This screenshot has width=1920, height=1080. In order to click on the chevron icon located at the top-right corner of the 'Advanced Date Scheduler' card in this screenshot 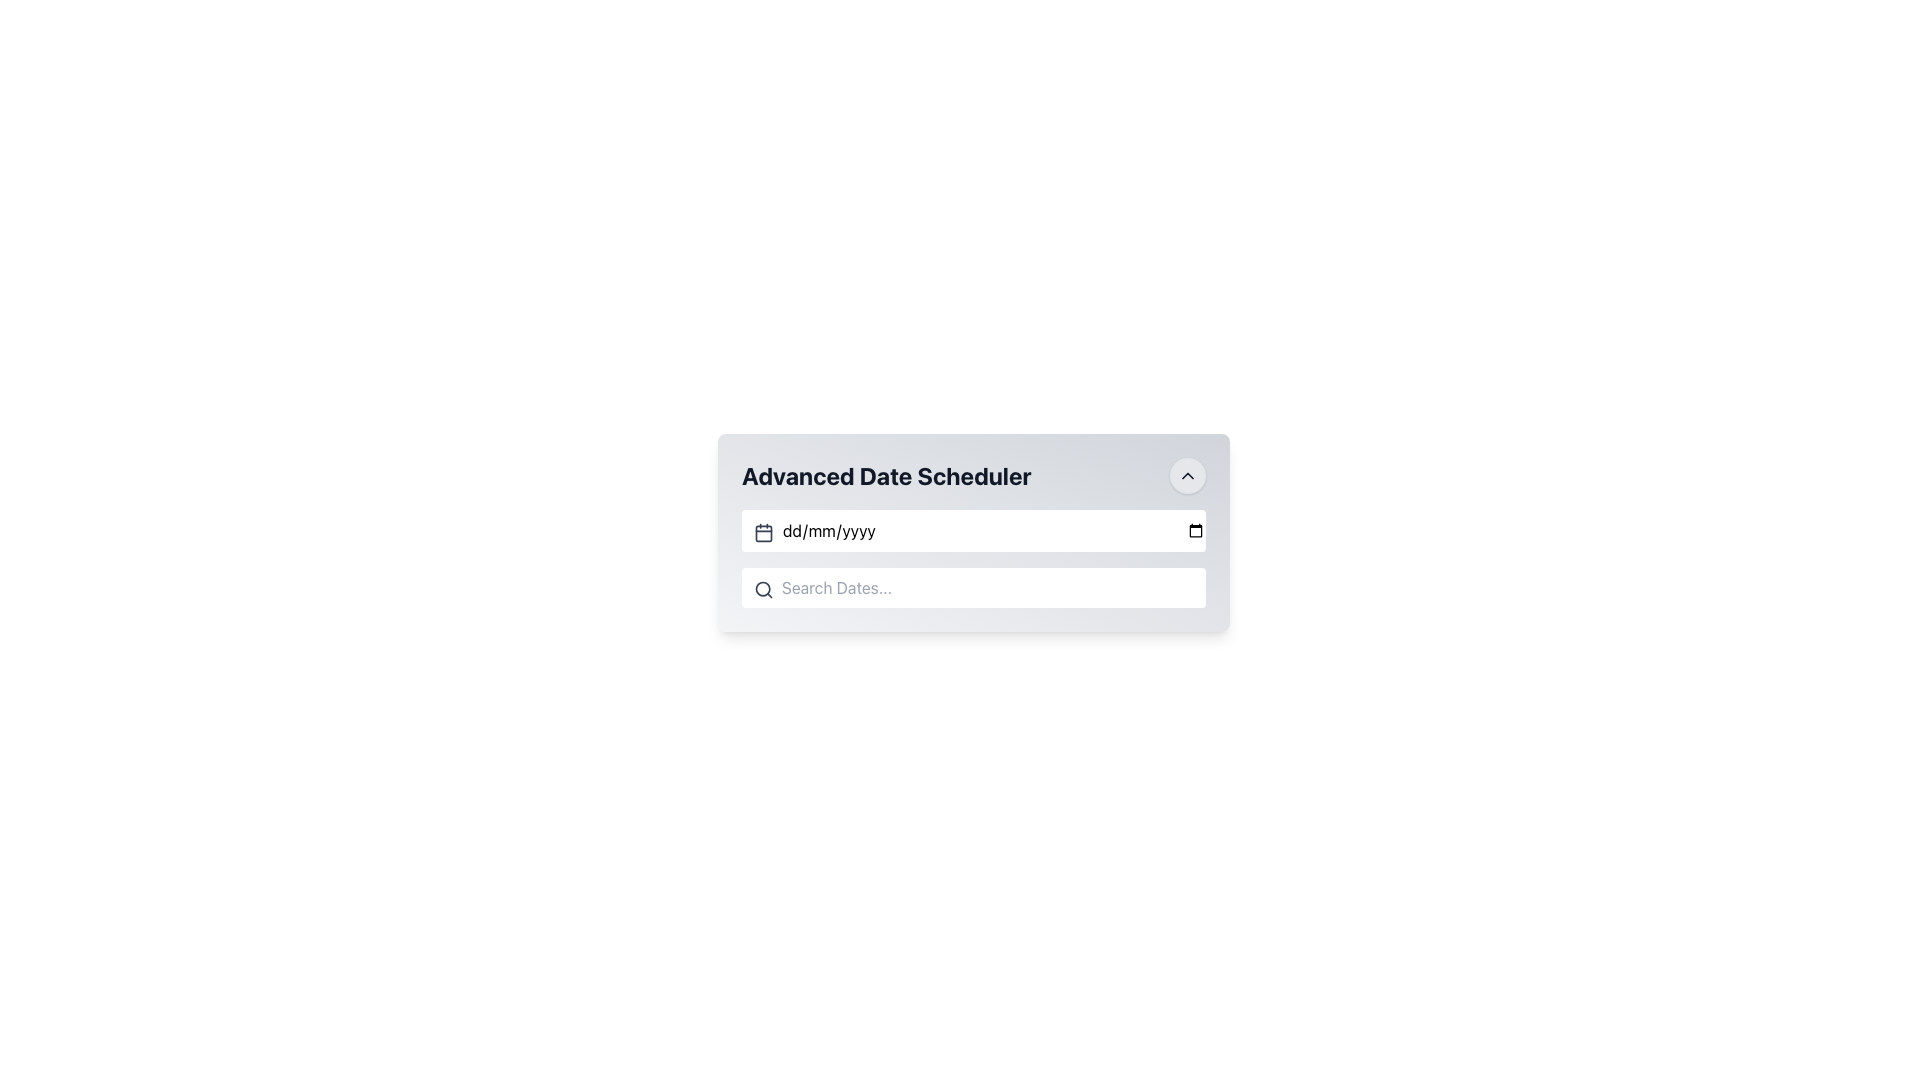, I will do `click(1188, 475)`.